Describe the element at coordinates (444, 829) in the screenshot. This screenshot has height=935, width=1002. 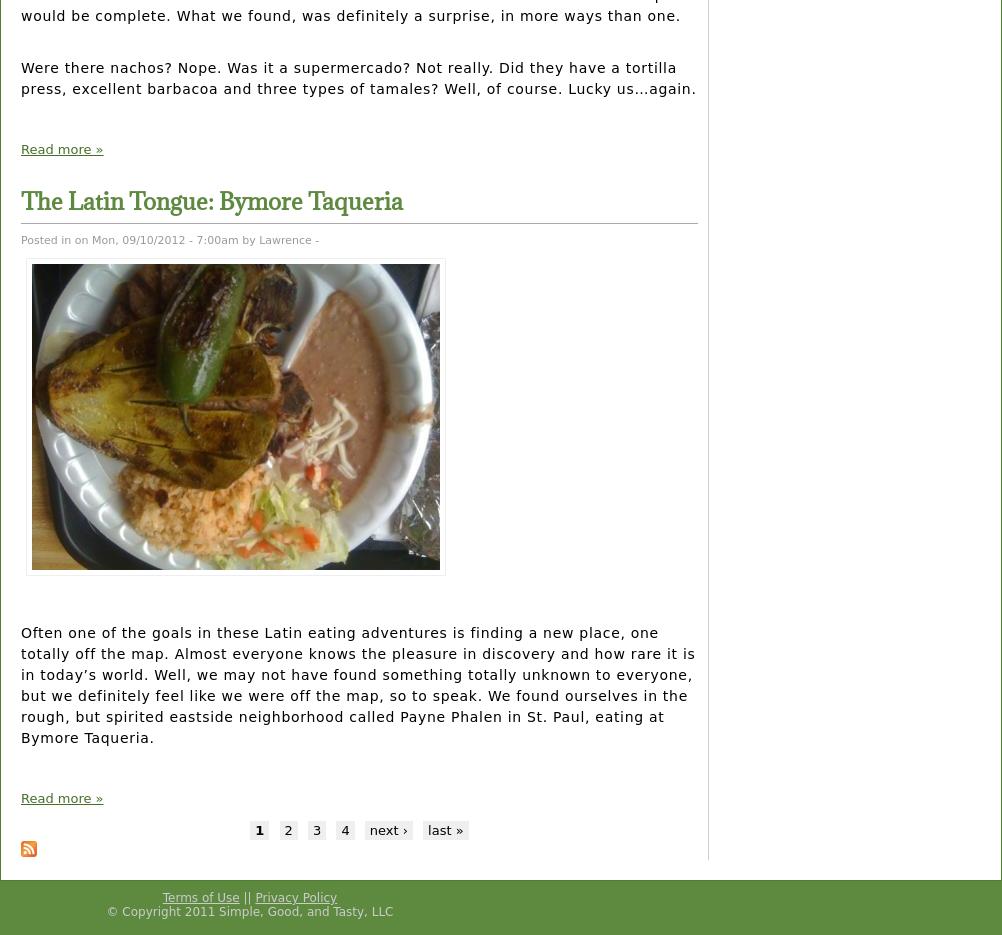
I see `'last »'` at that location.